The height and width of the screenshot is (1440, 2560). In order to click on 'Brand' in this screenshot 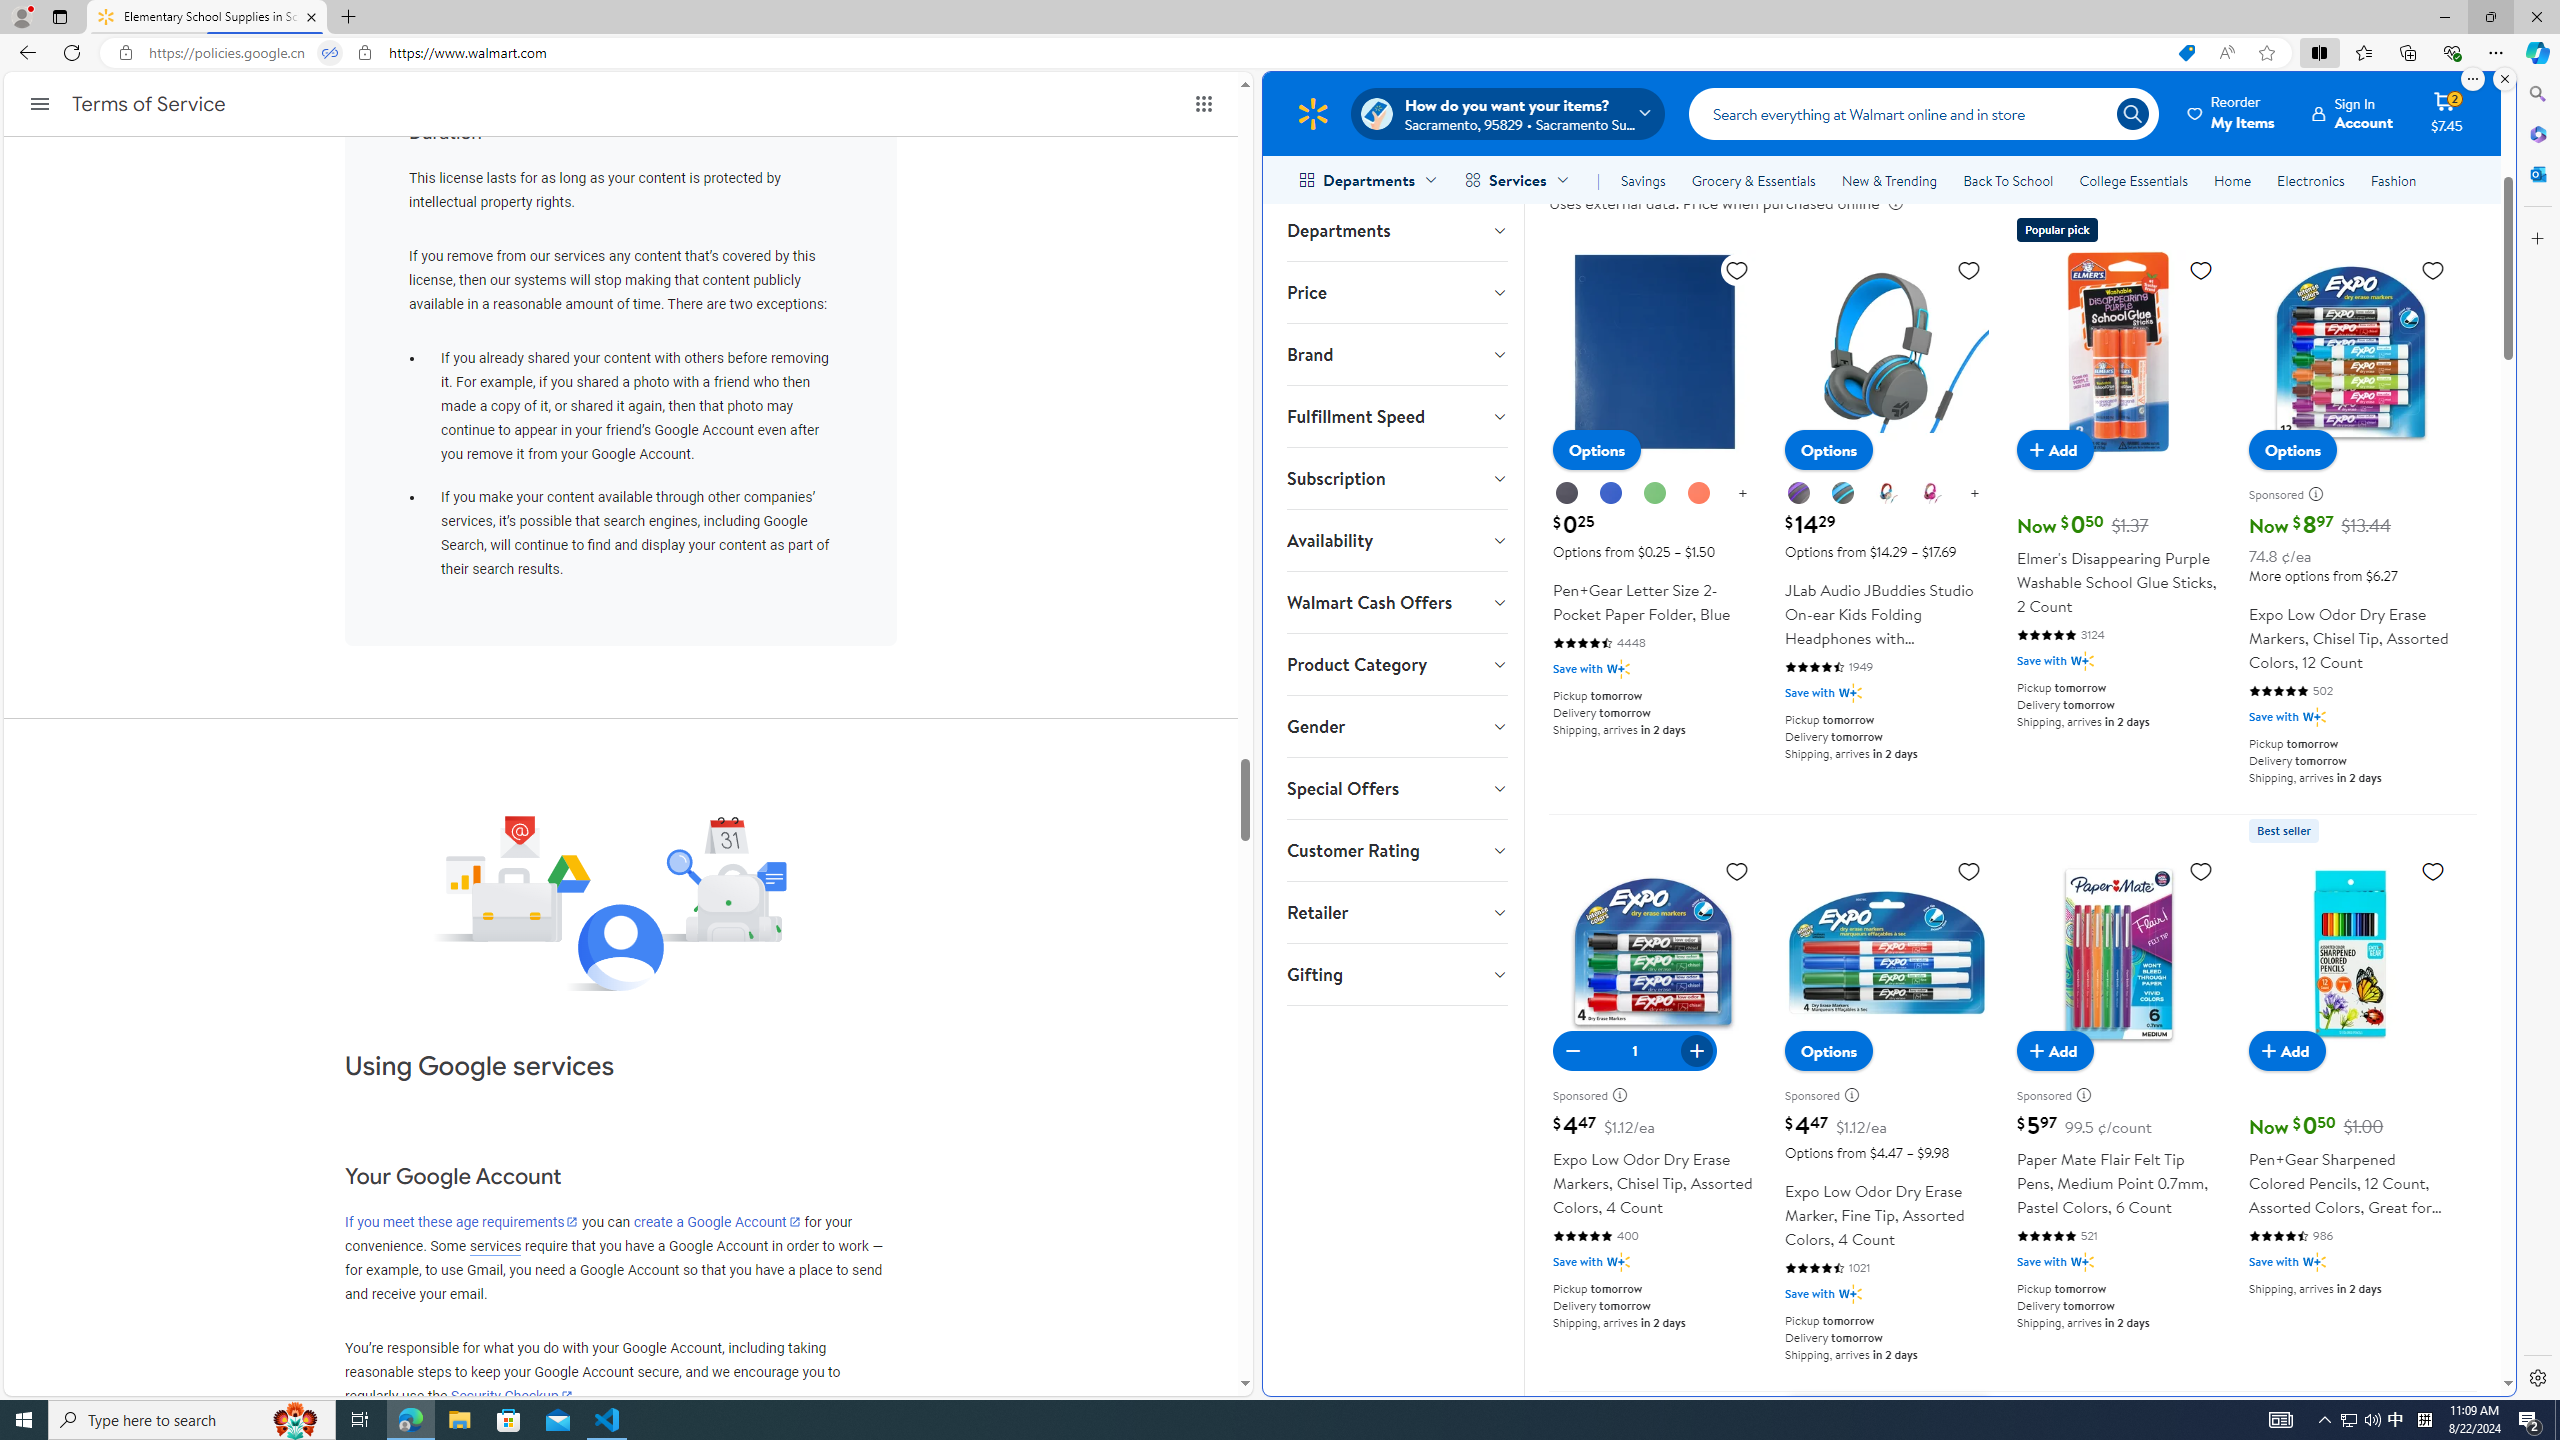, I will do `click(1395, 353)`.